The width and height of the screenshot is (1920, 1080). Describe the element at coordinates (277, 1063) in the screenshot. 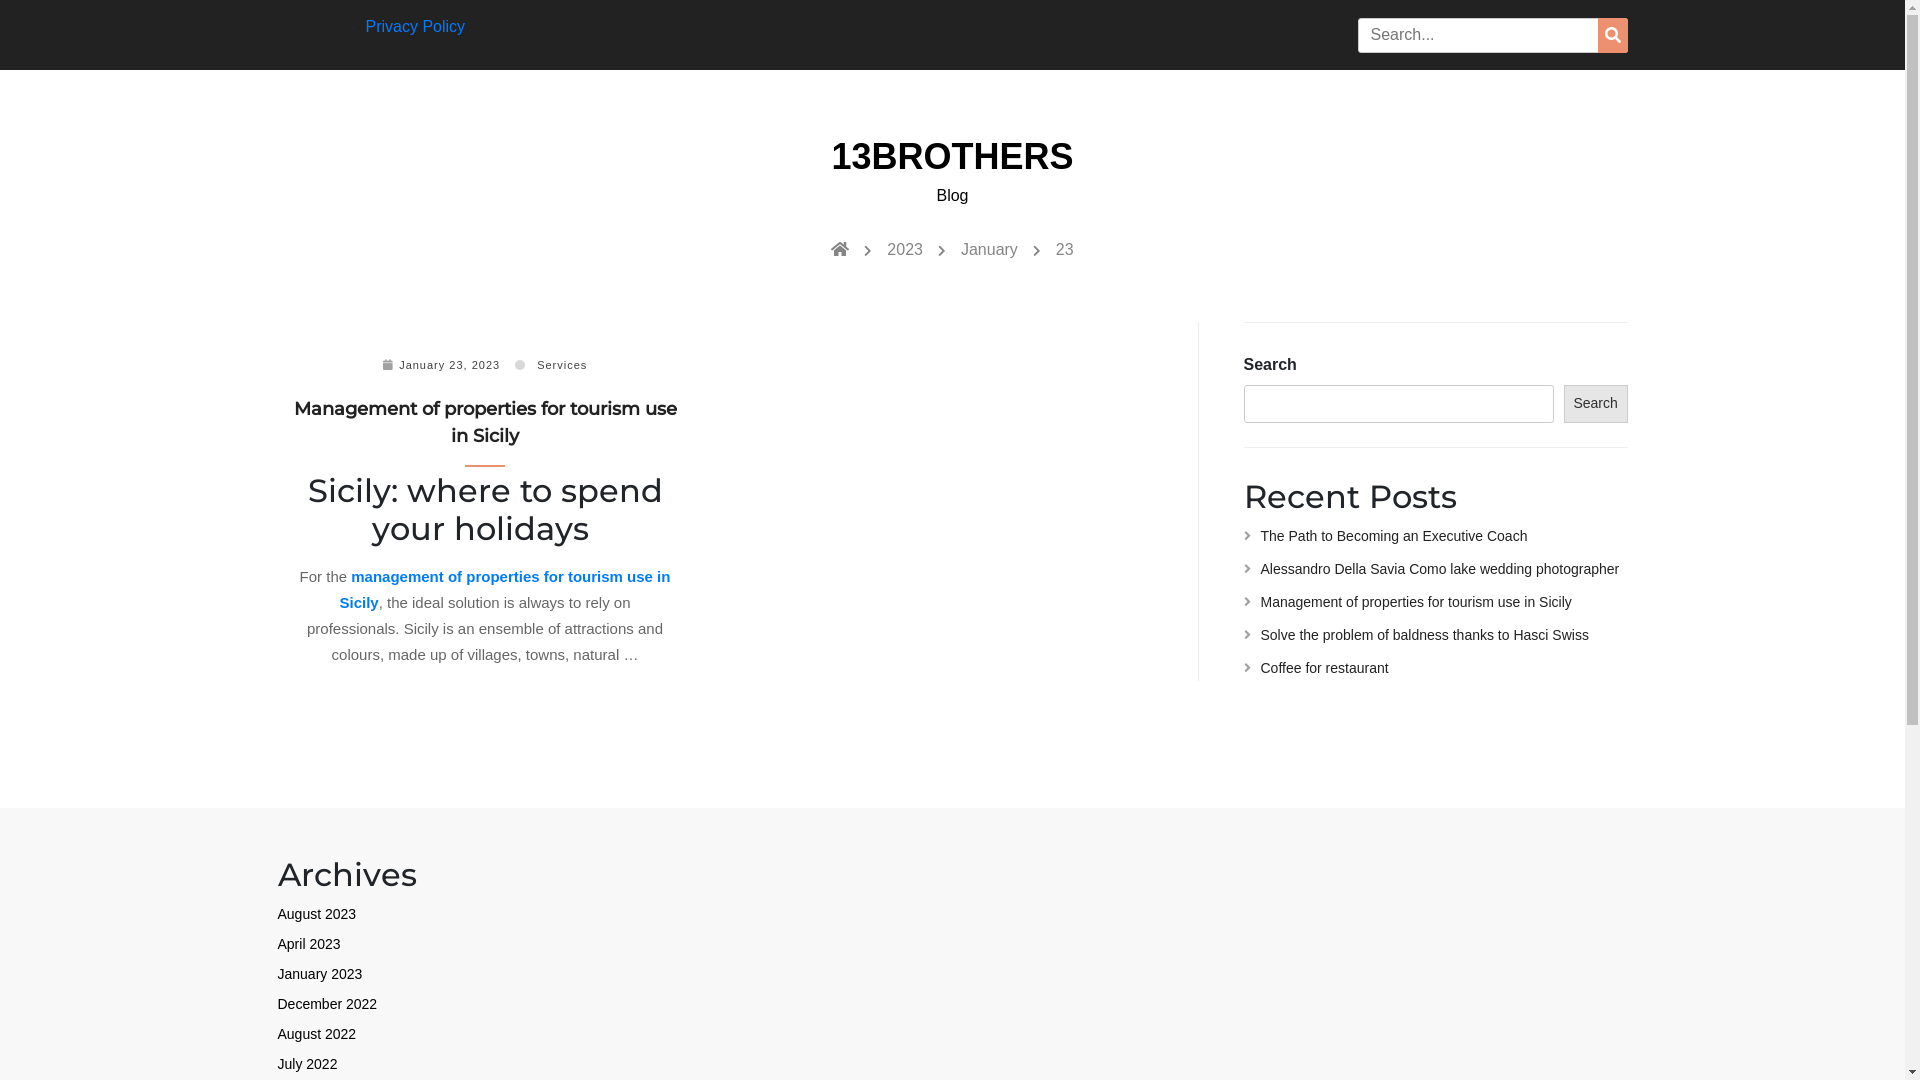

I see `'July 2022'` at that location.